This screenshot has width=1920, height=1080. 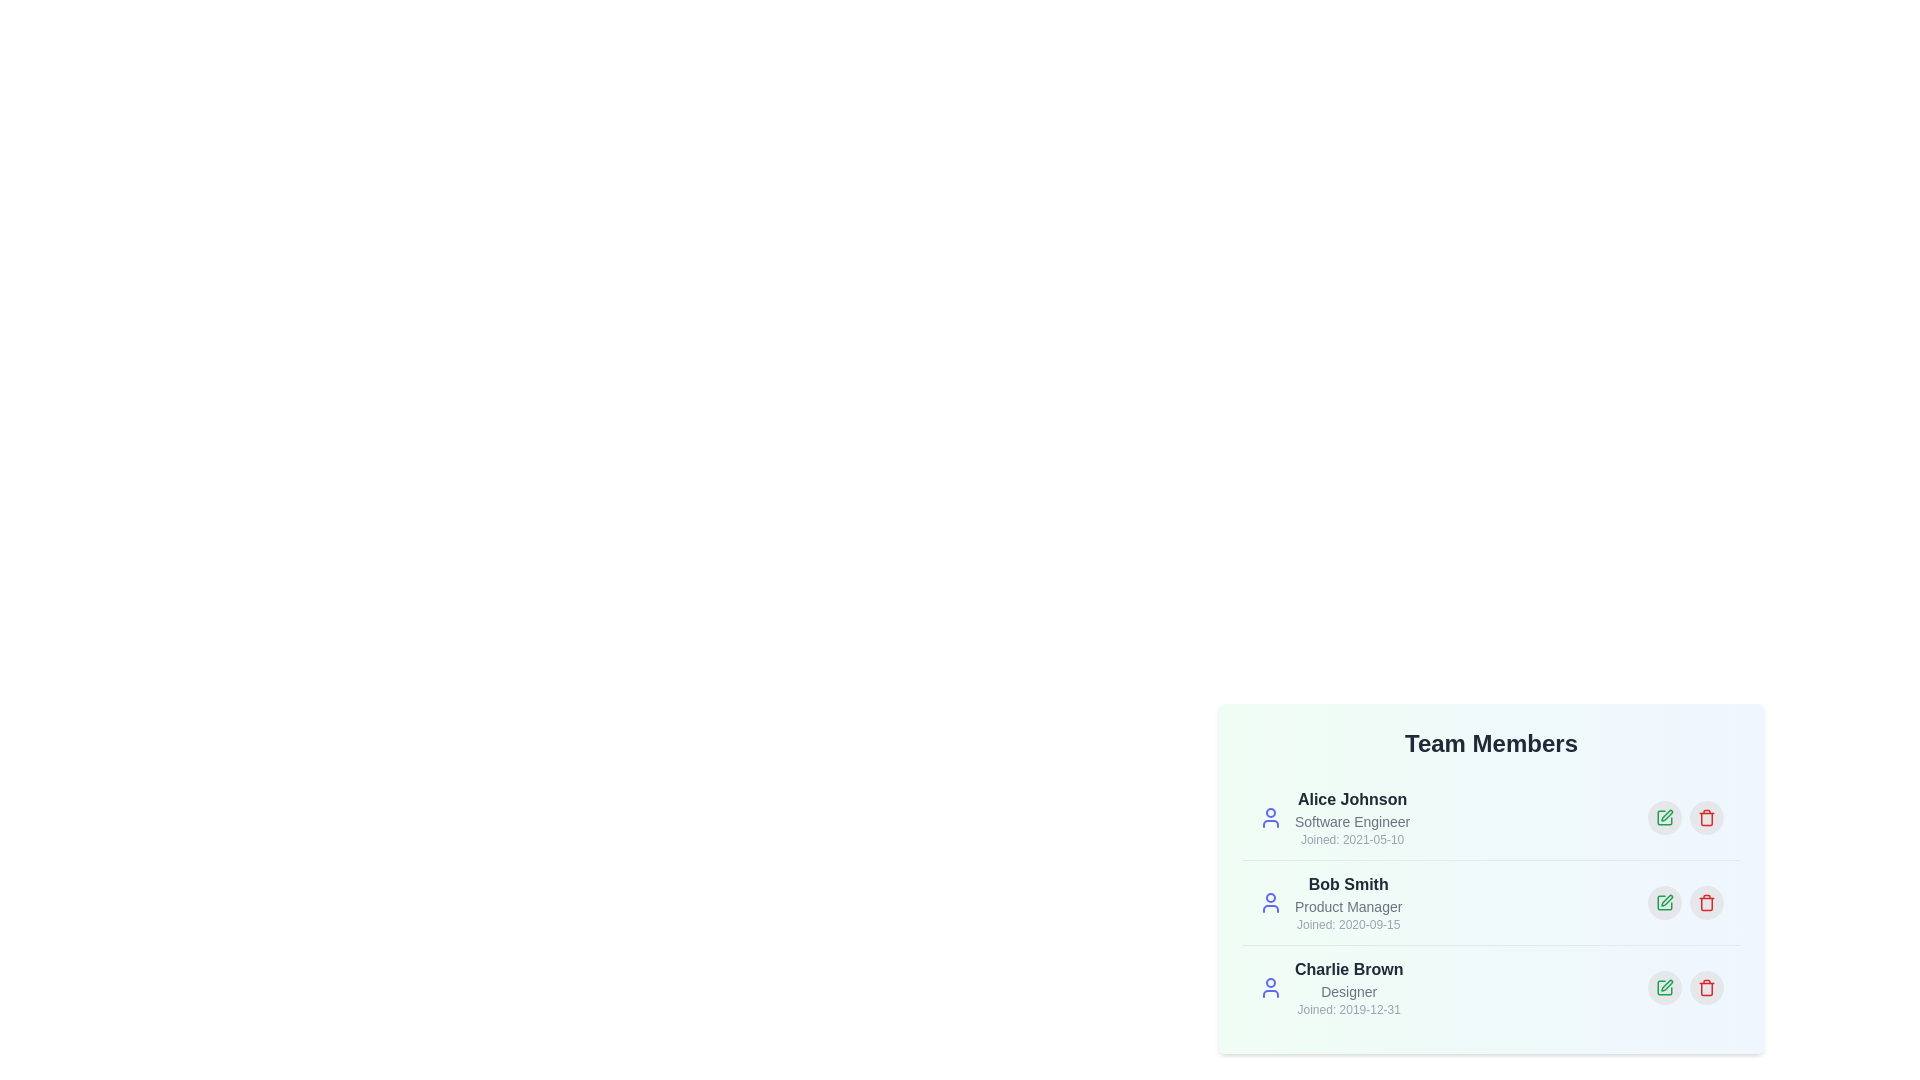 I want to click on the profile of Charlie Brown to highlight it, so click(x=1491, y=986).